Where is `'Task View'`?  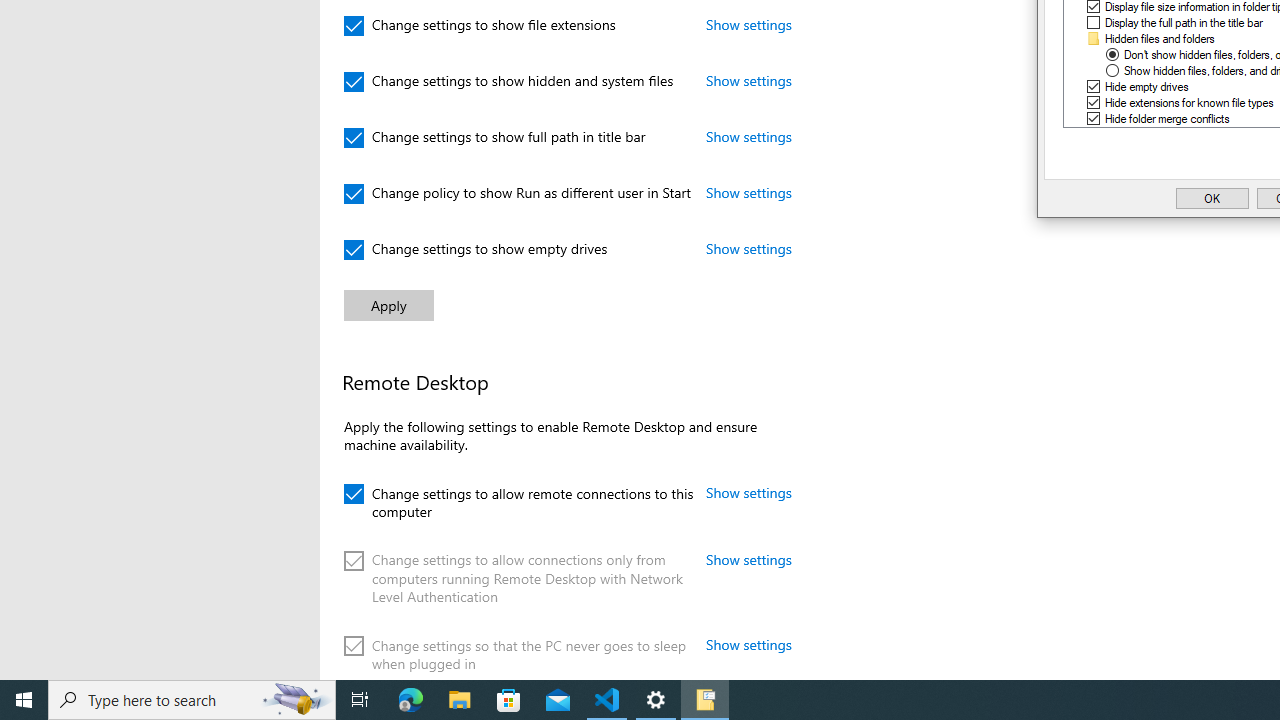 'Task View' is located at coordinates (359, 698).